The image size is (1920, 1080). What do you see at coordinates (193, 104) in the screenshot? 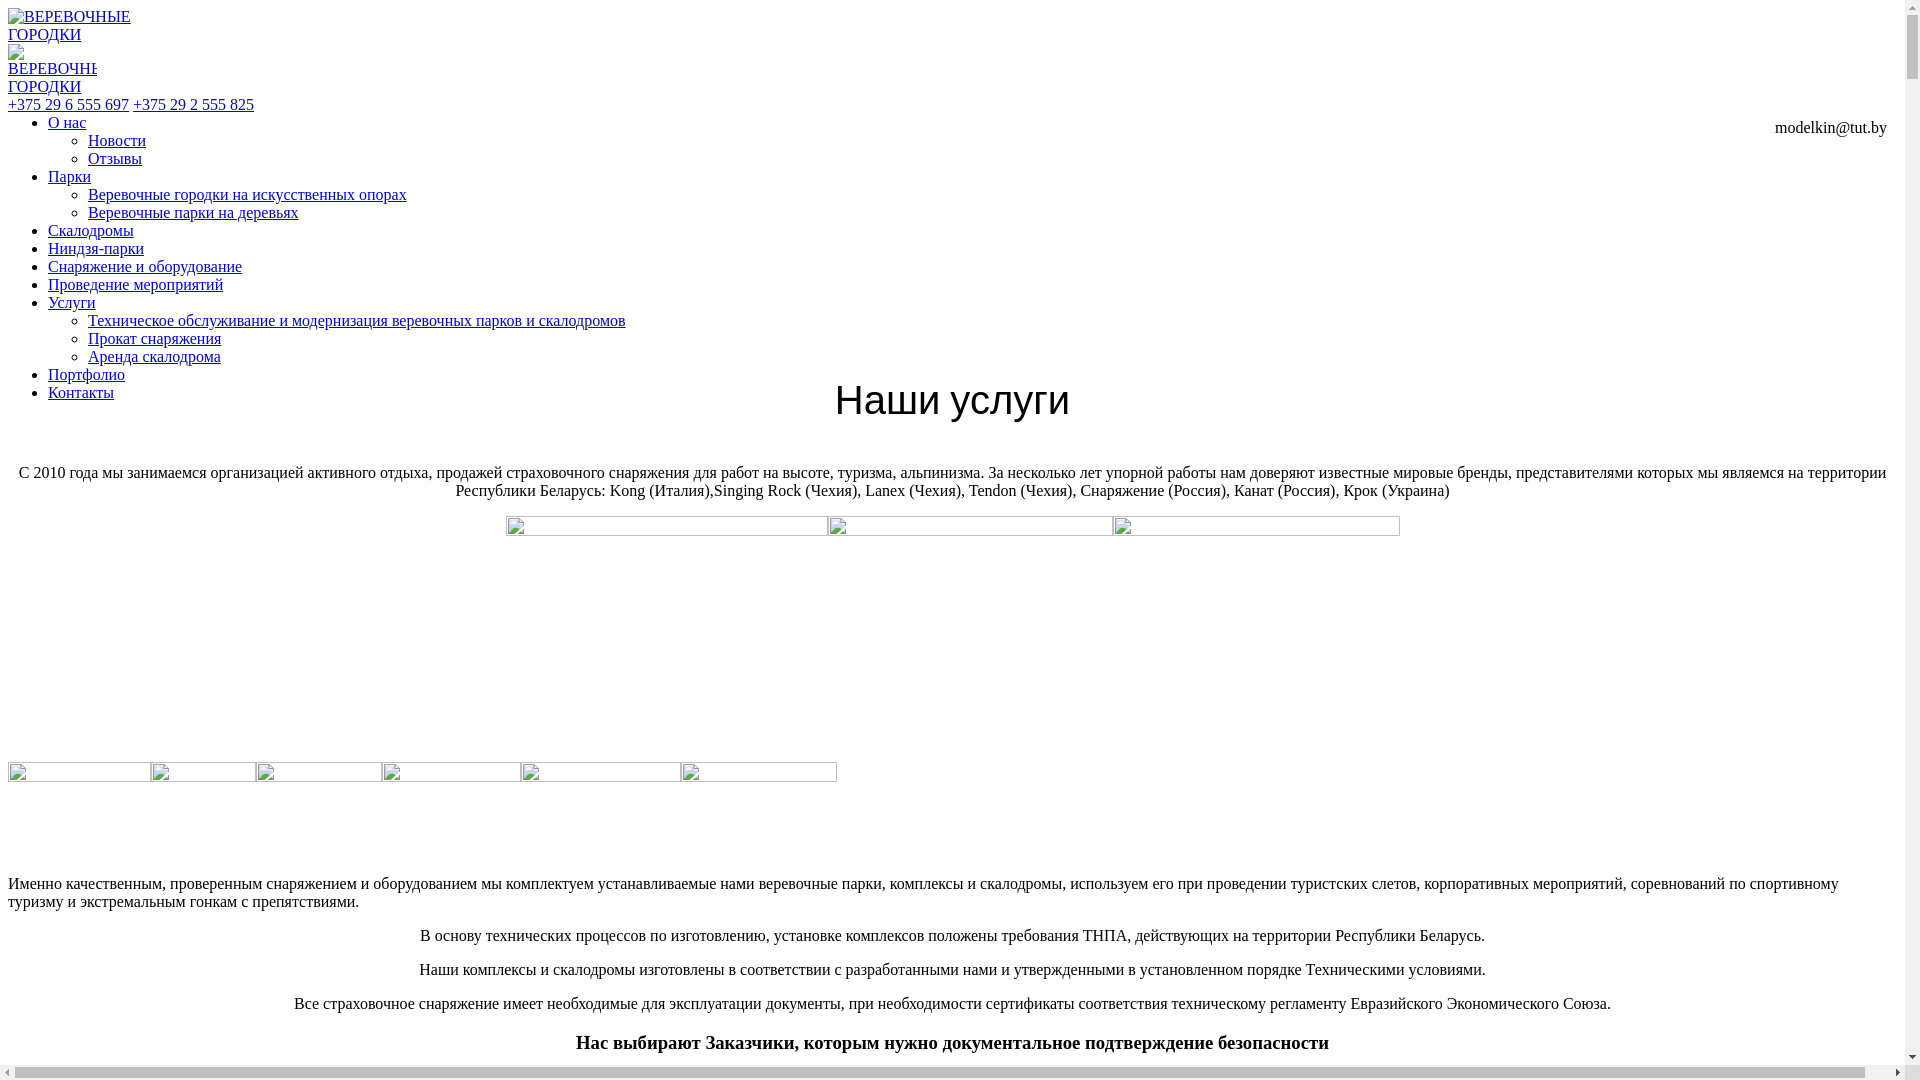
I see `'+375 29 2 555 825'` at bounding box center [193, 104].